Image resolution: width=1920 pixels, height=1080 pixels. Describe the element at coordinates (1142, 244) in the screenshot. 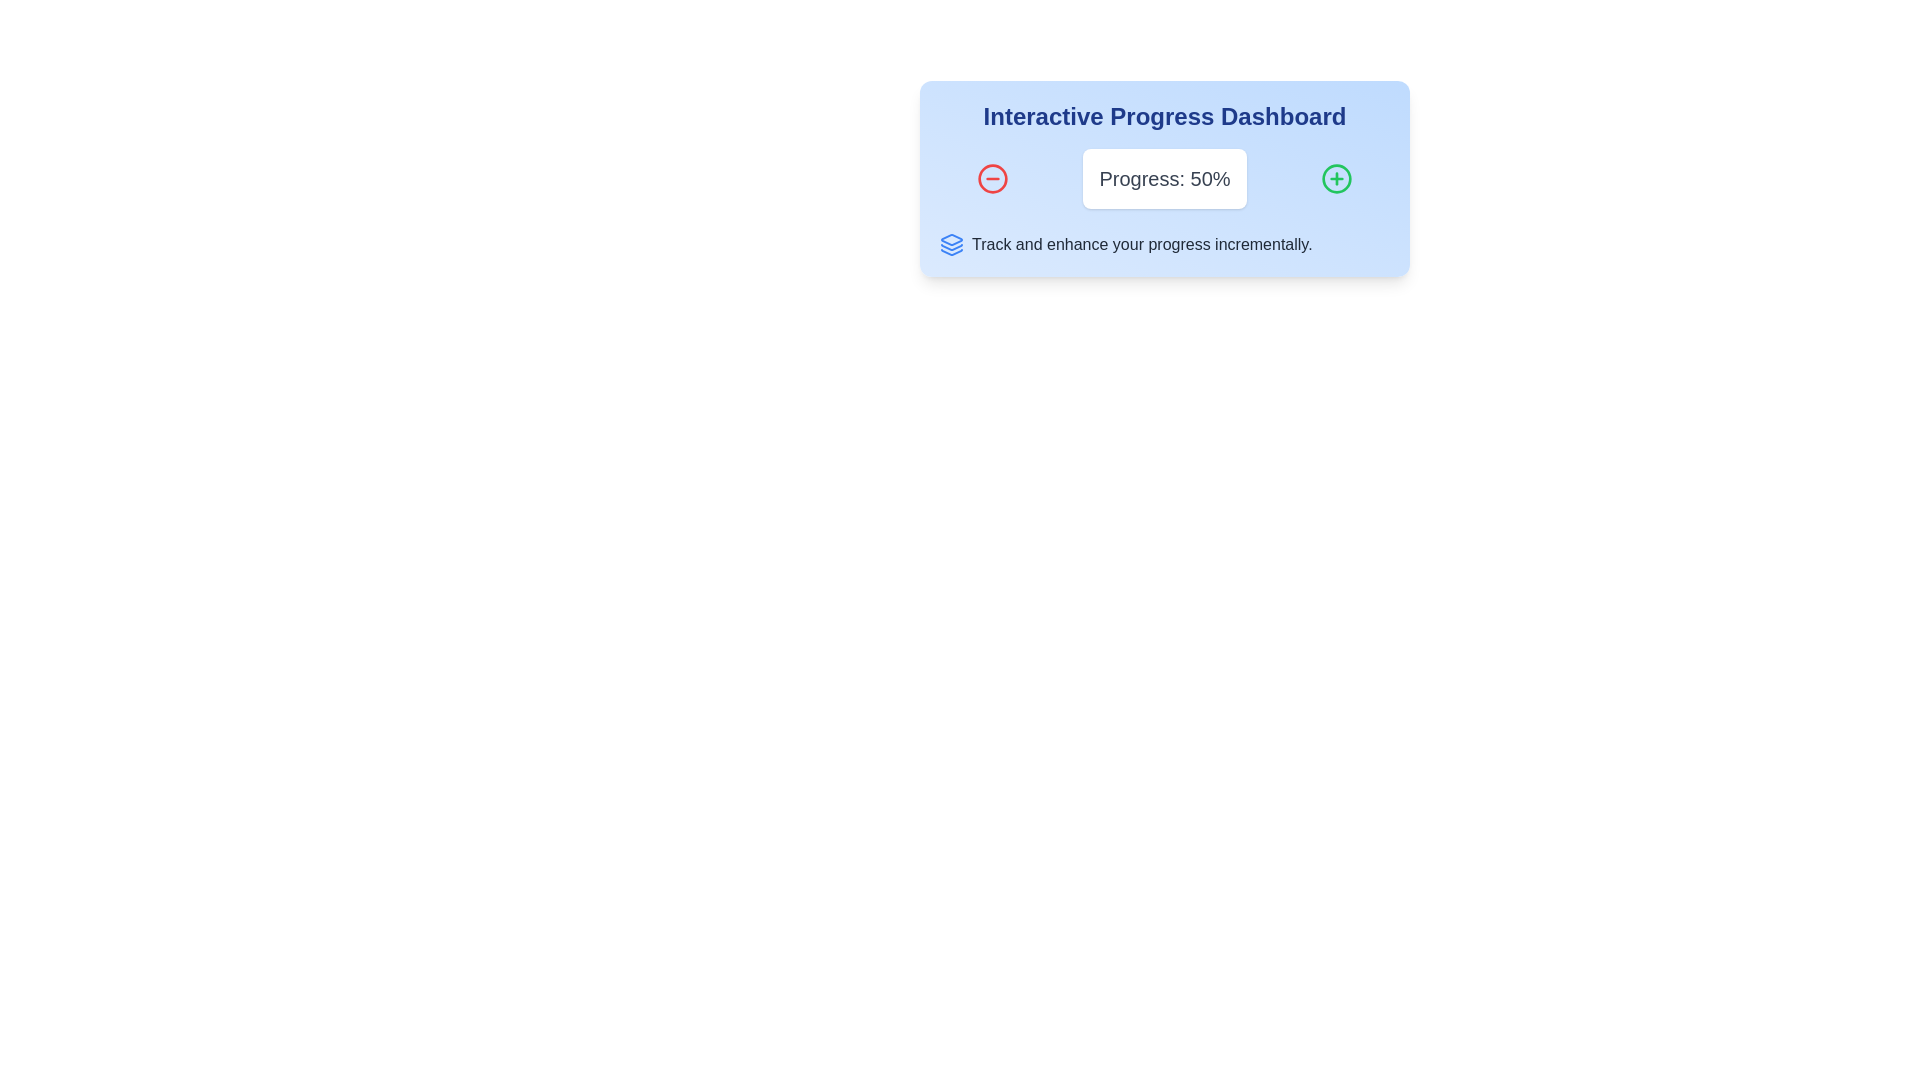

I see `the Text label that provides descriptive information about the functionality or purpose of the interface, located to the right of a blue icon representing layers` at that location.